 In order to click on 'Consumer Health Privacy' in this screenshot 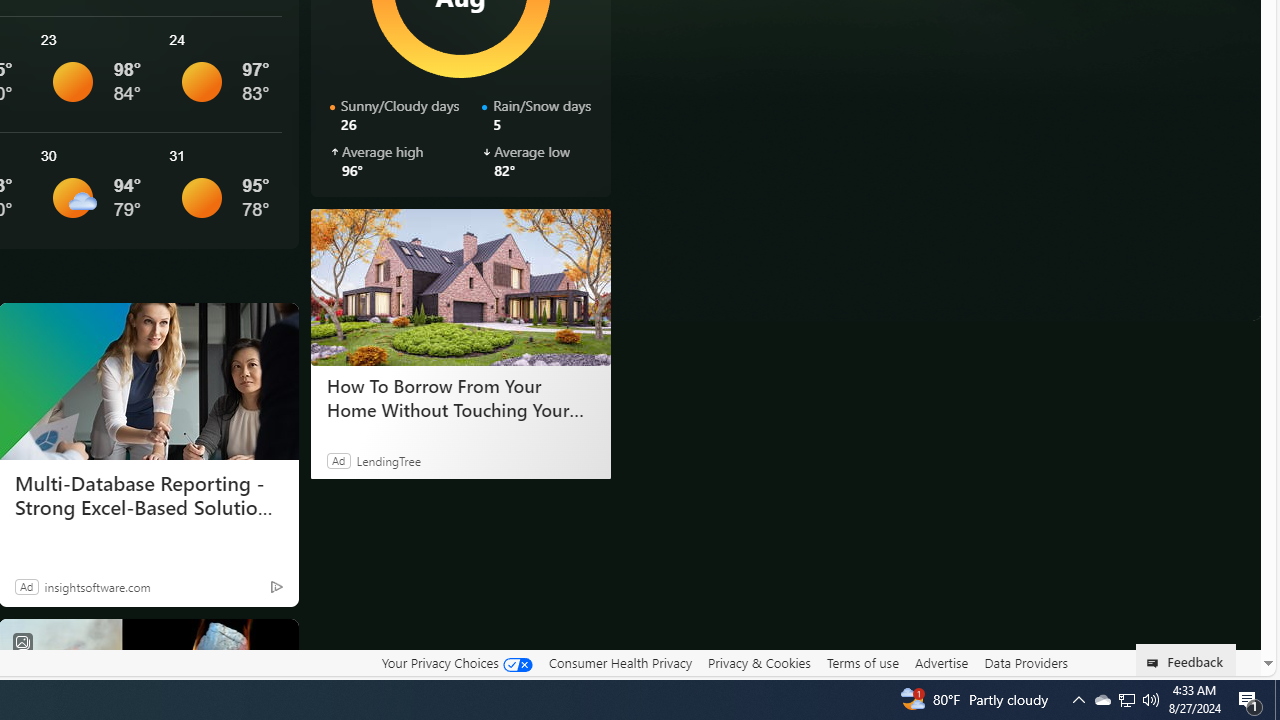, I will do `click(619, 662)`.